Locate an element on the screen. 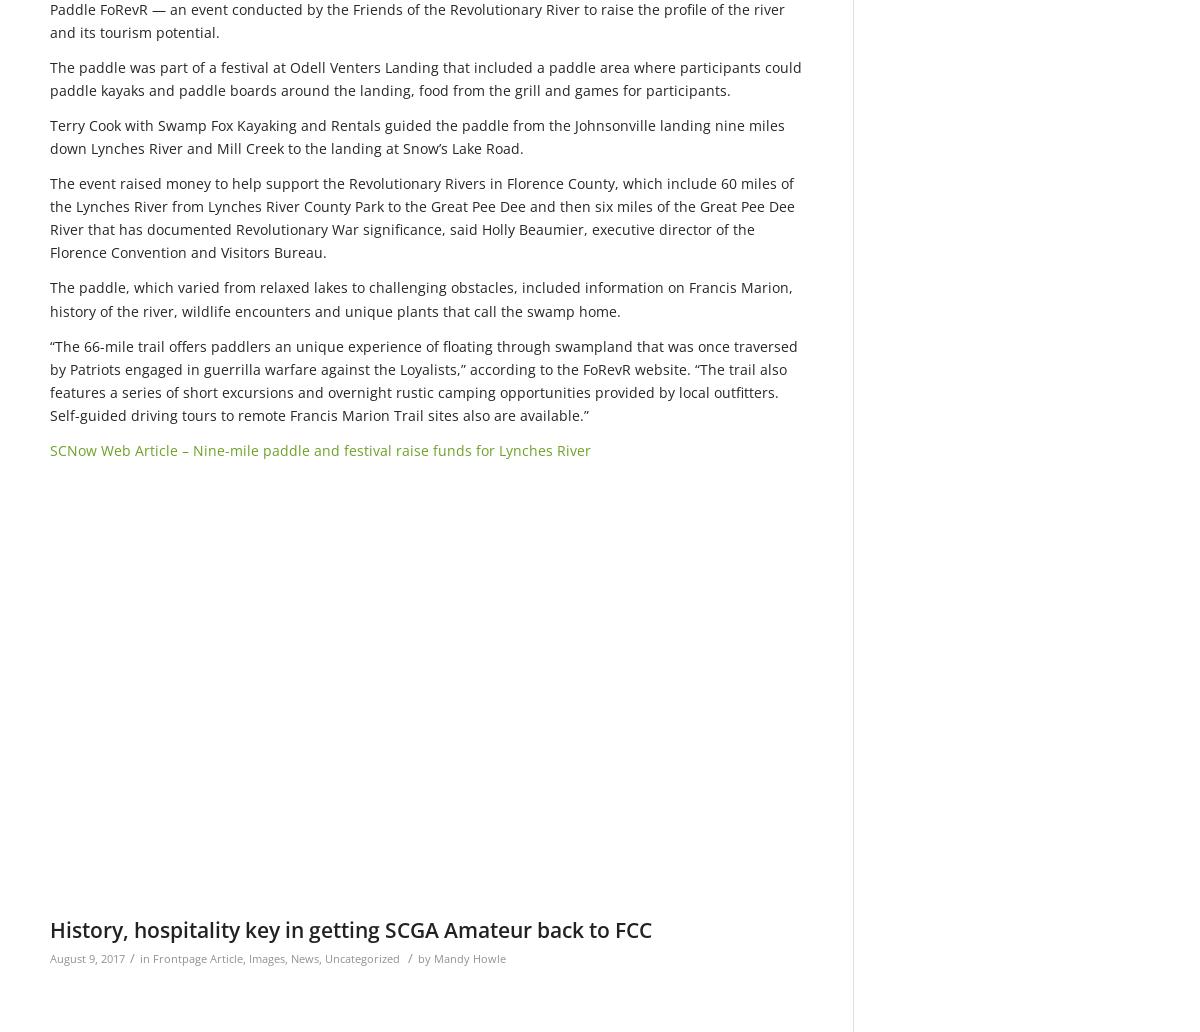 Image resolution: width=1200 pixels, height=1032 pixels. 'The paddle was part of a festival at Odell Venters Landing that included a paddle area where participants could paddle kayaks and paddle boards around the landing, food from the grill and games for participants.' is located at coordinates (426, 78).